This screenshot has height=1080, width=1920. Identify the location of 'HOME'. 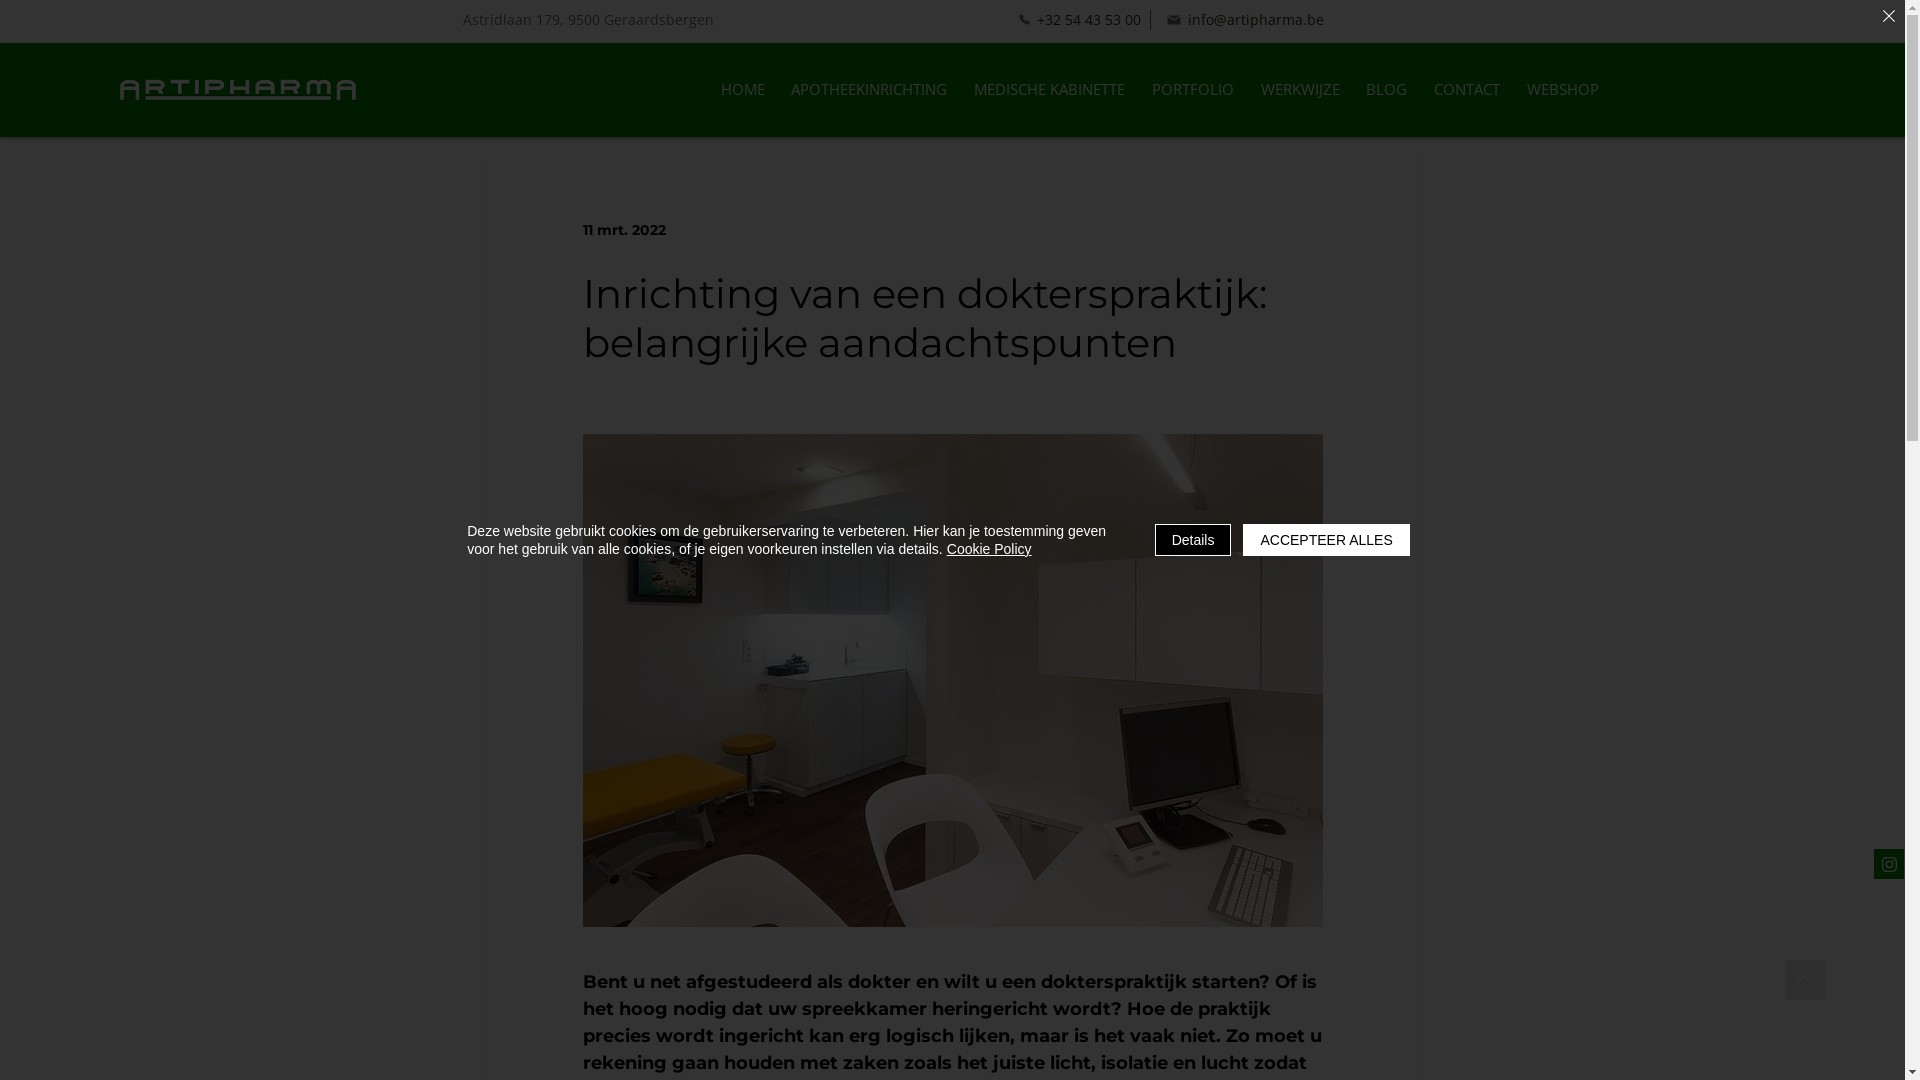
(741, 88).